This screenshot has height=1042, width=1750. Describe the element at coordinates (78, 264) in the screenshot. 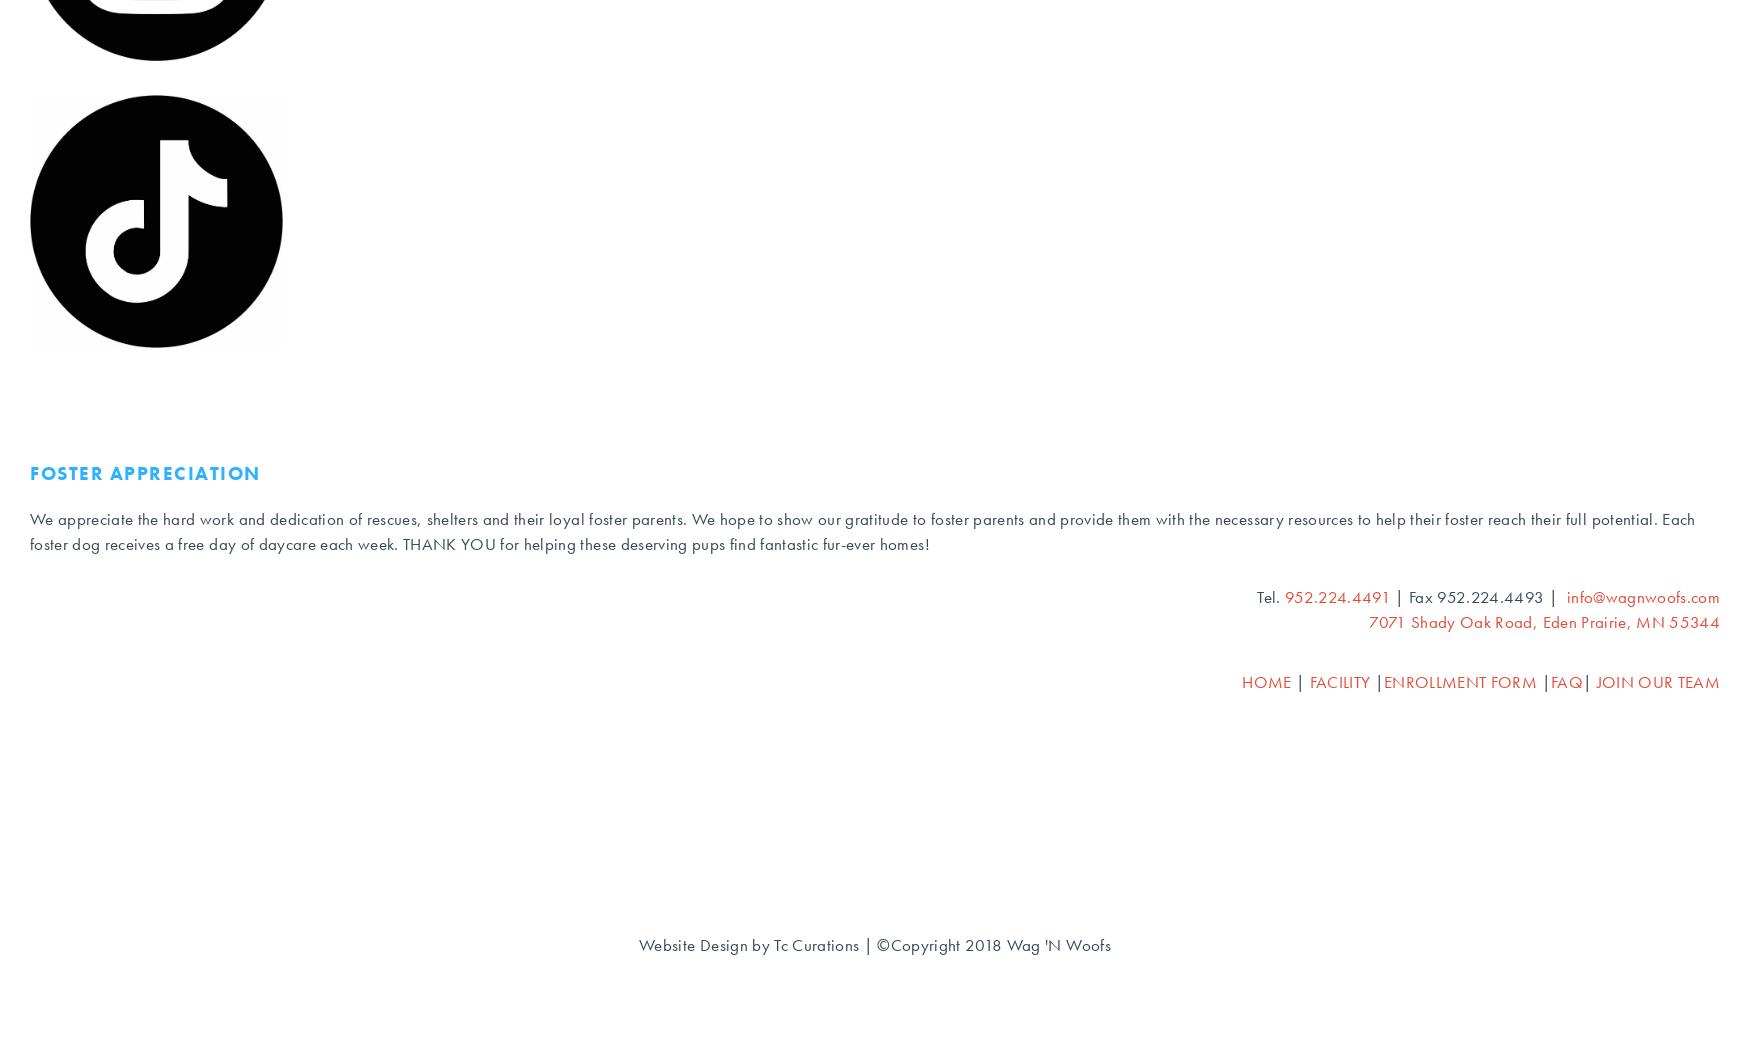

I see `'TIKTOK —'` at that location.